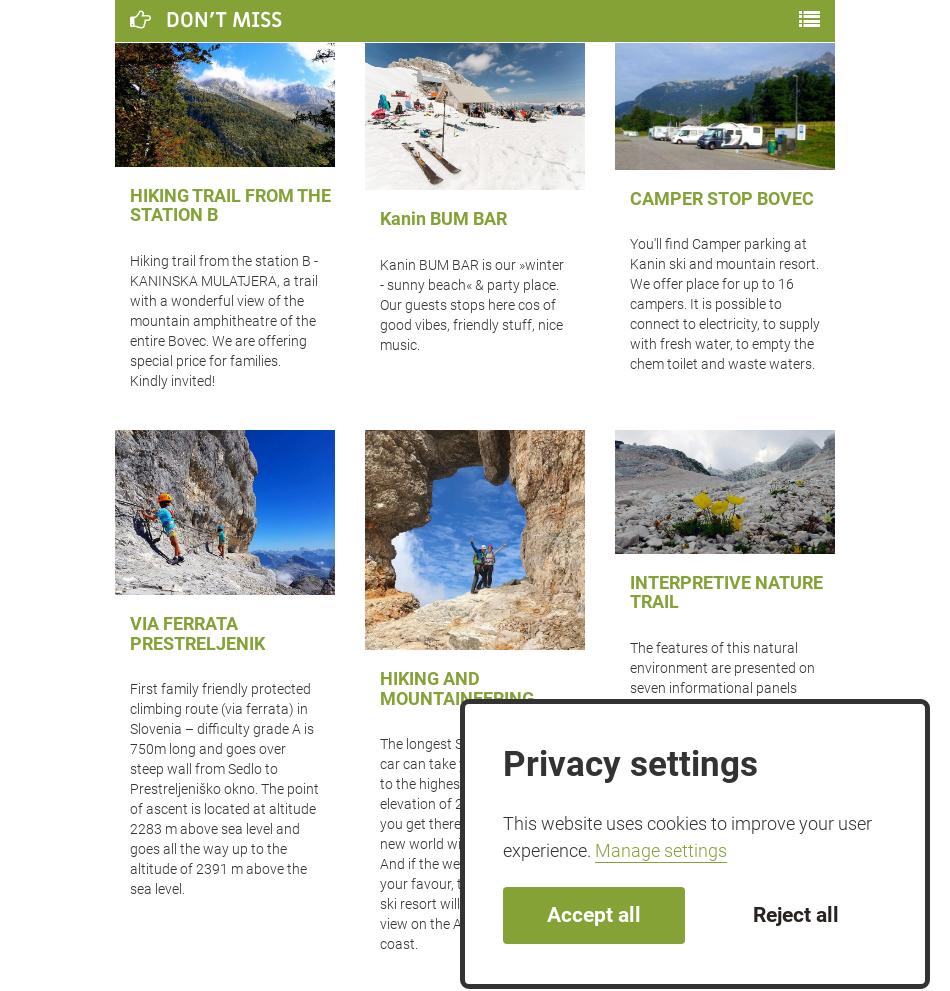 This screenshot has height=991, width=950. What do you see at coordinates (129, 632) in the screenshot?
I see `'VIA FERRATA PRESTRELJENIK'` at bounding box center [129, 632].